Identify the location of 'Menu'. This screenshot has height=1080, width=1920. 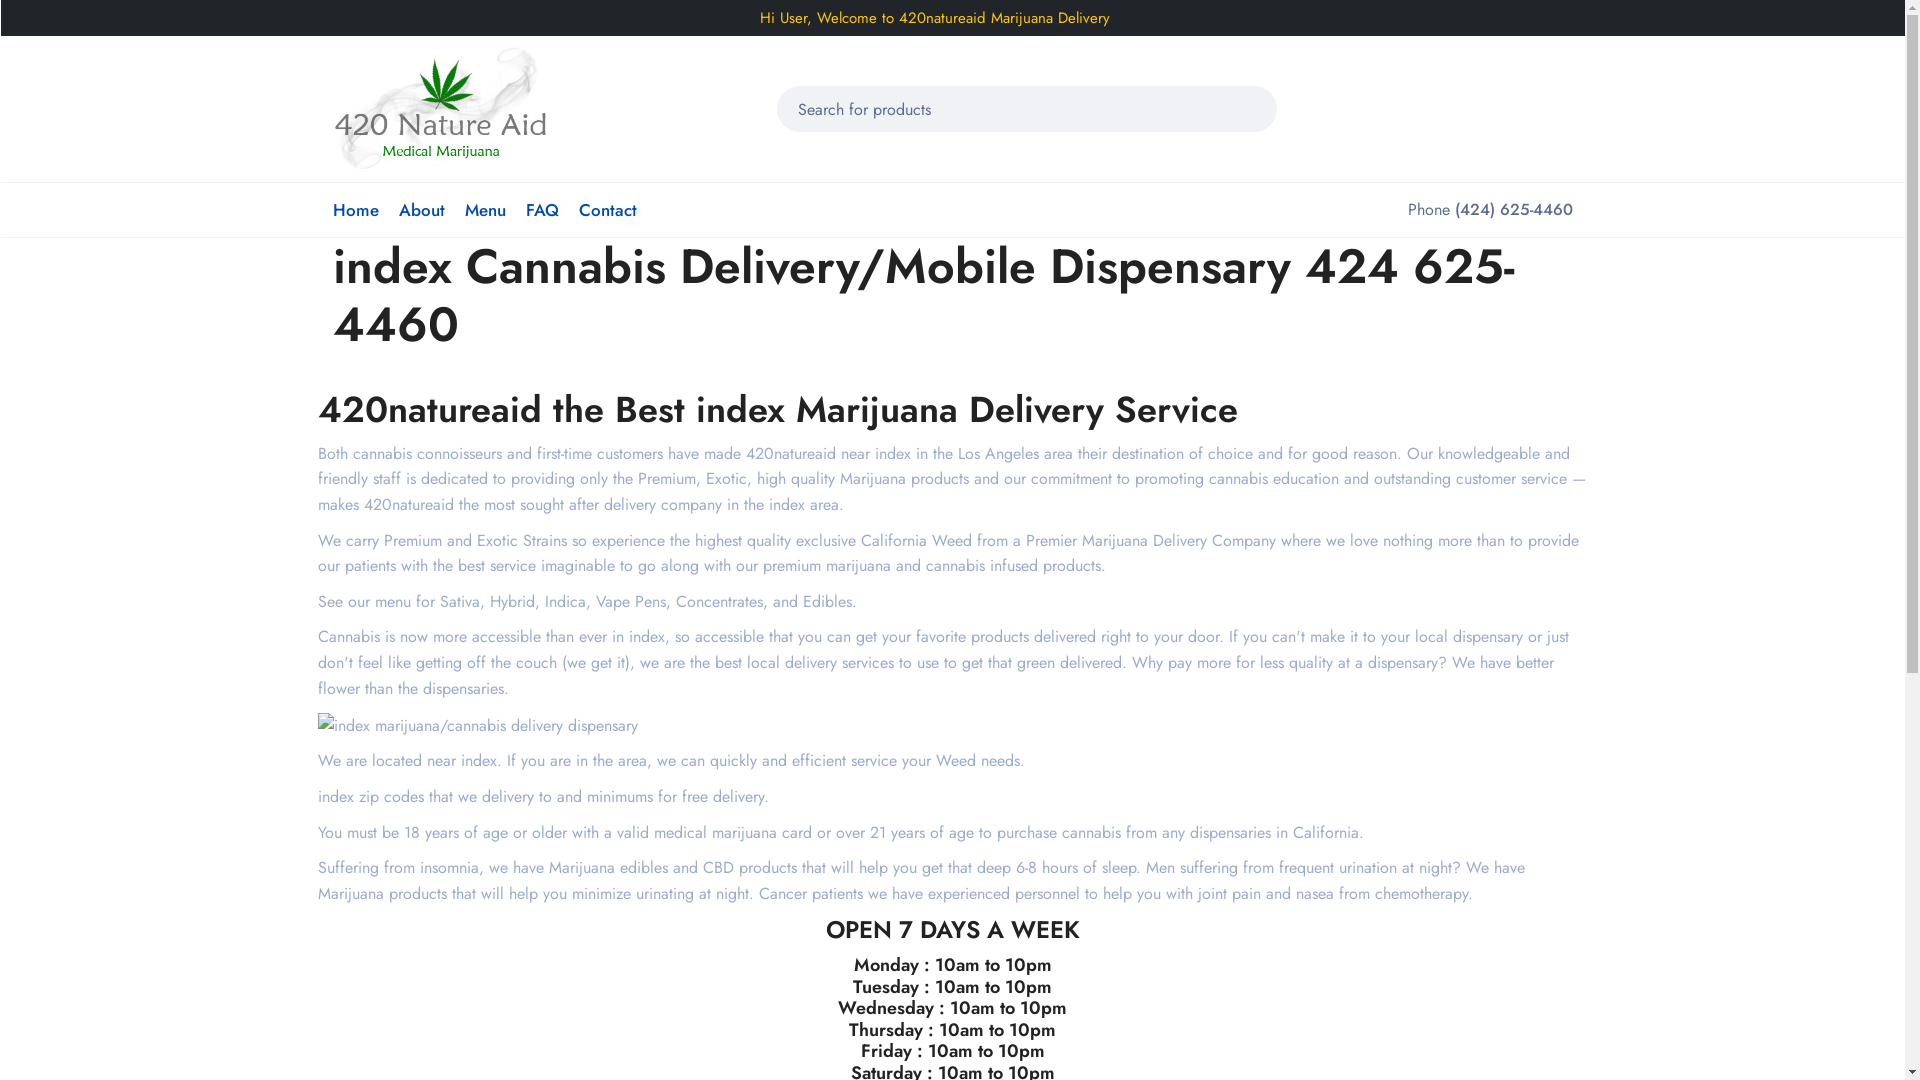
(484, 209).